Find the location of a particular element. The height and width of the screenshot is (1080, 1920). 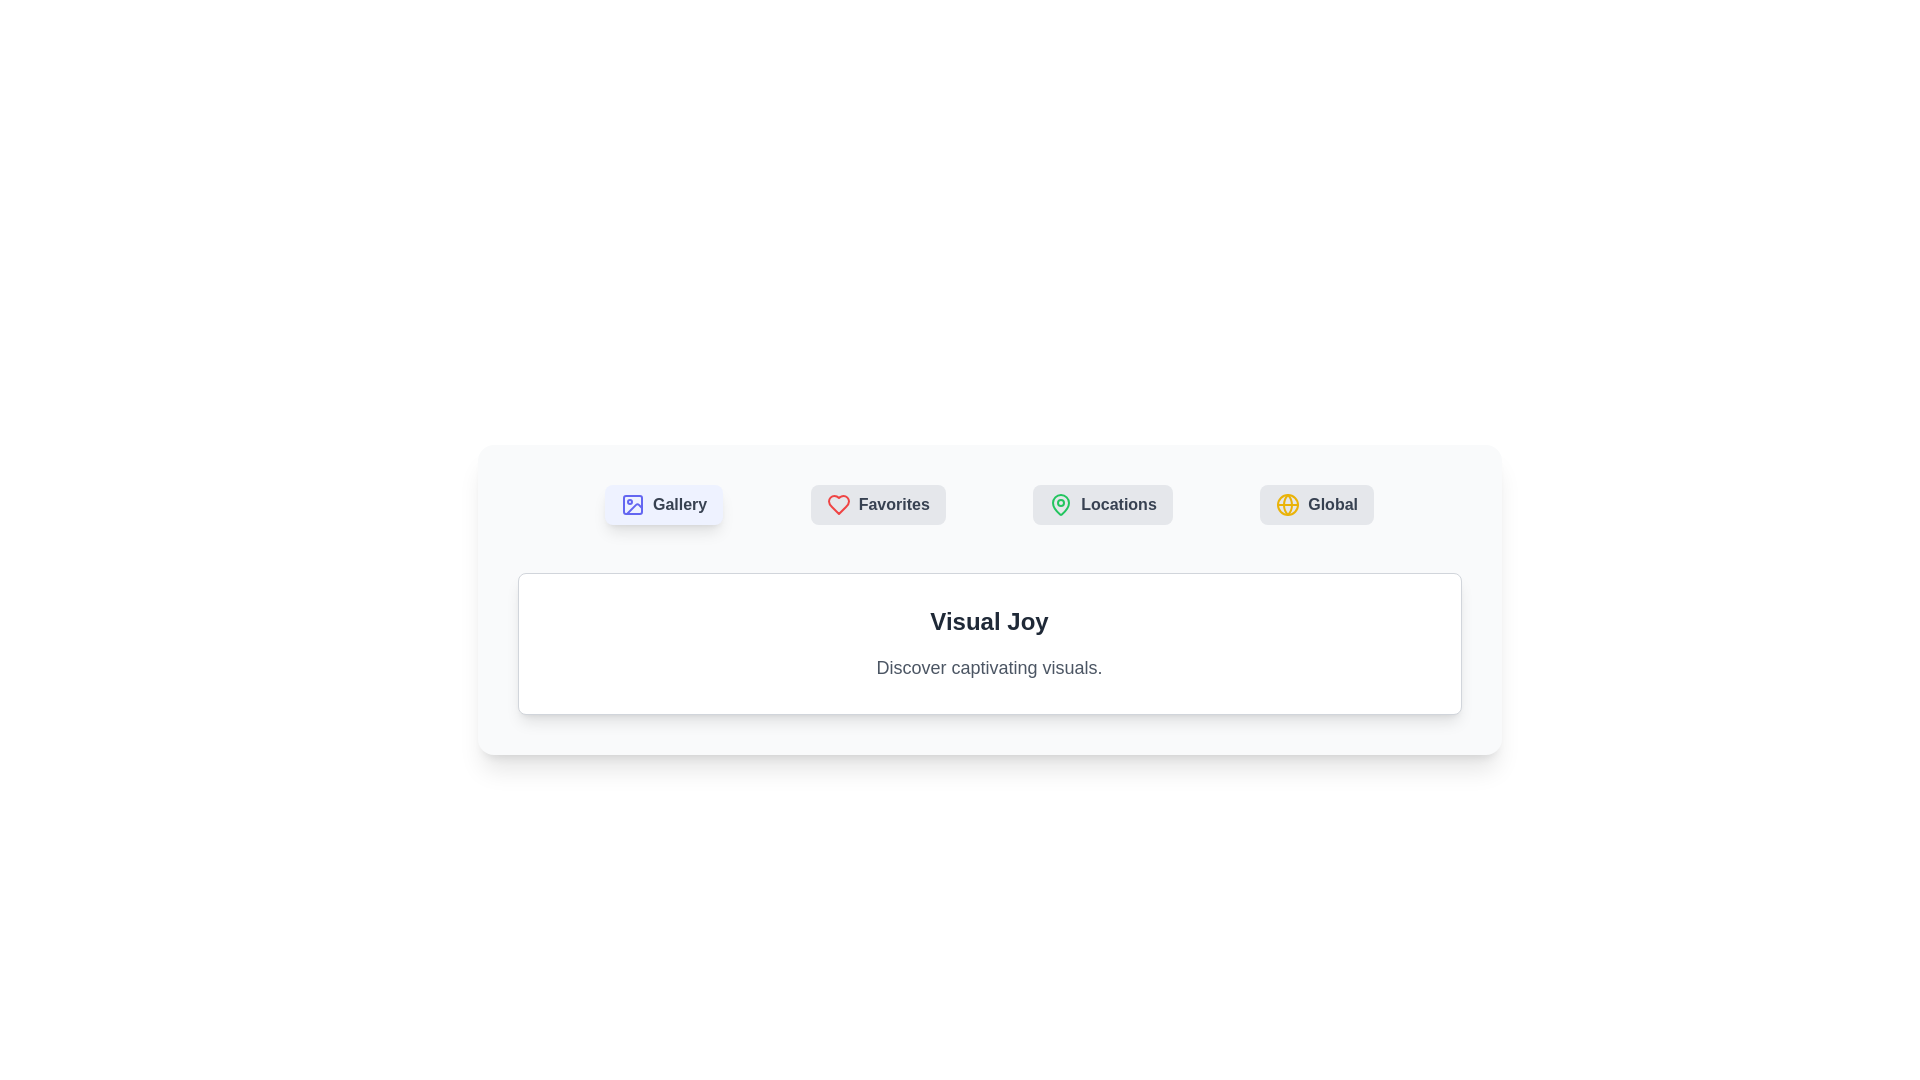

the Favorites tab to switch content is located at coordinates (878, 504).